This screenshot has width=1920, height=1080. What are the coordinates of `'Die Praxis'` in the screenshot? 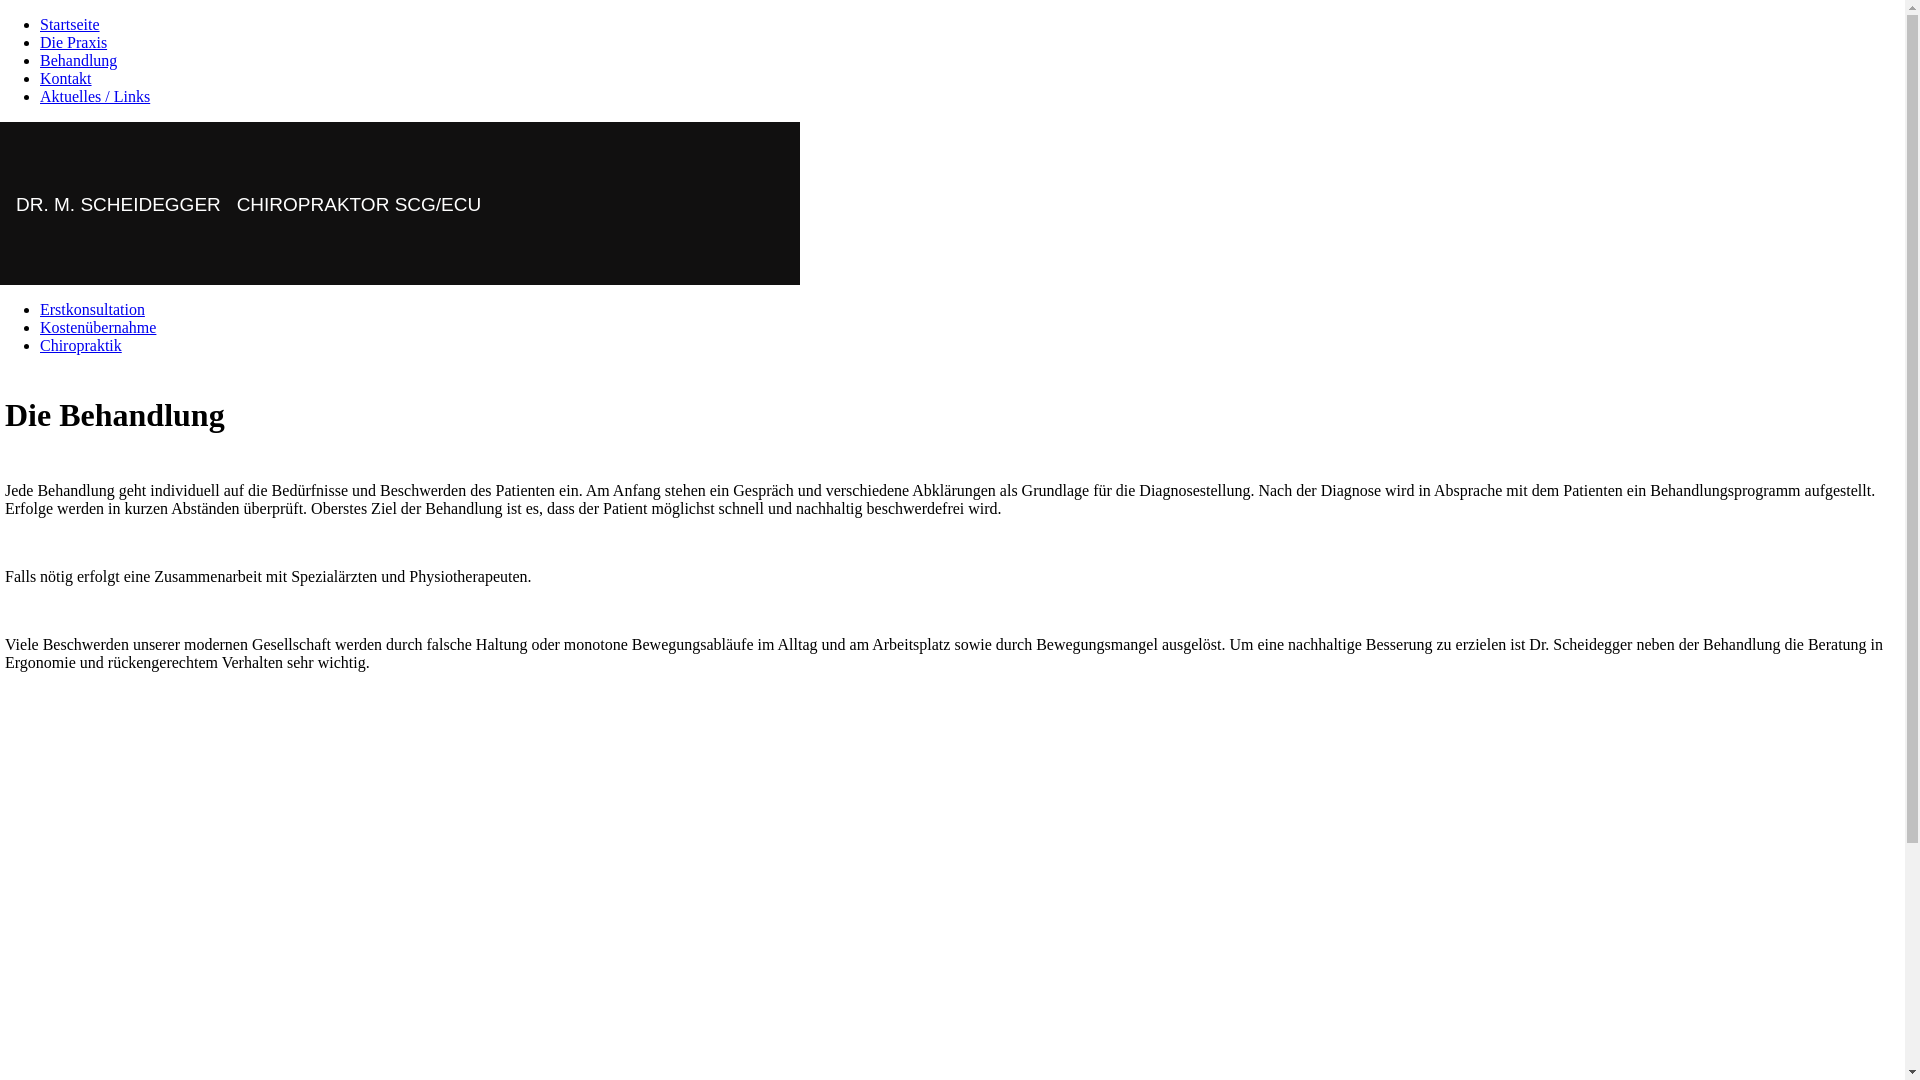 It's located at (73, 42).